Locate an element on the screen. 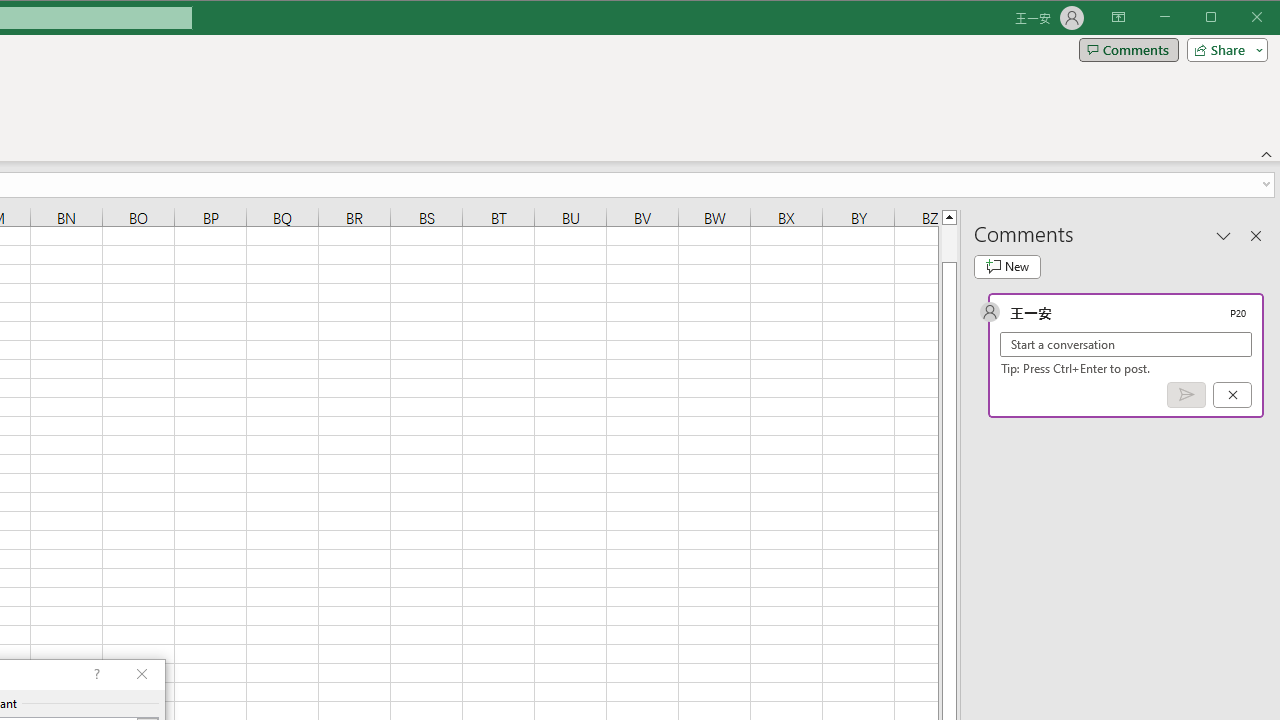  'Collapse the Ribbon' is located at coordinates (1266, 153).